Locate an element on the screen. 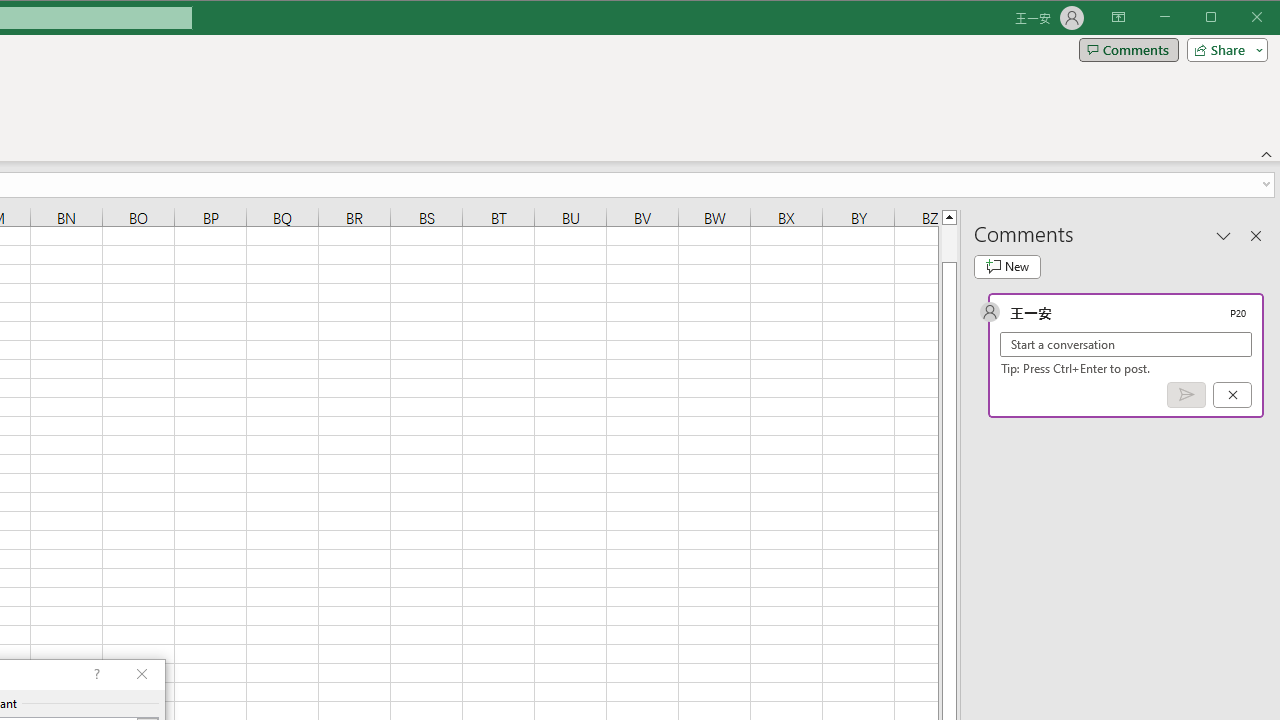  'Collapse the Ribbon' is located at coordinates (1266, 153).